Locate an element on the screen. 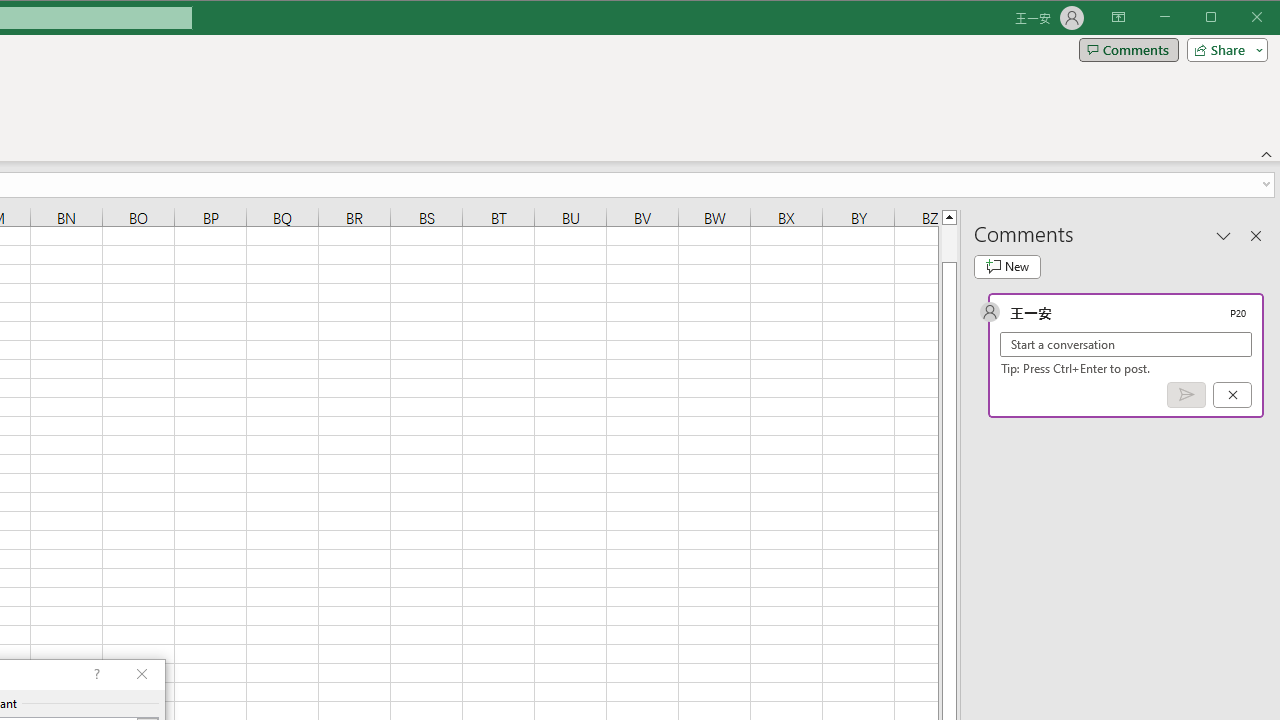  'Collapse the Ribbon' is located at coordinates (1266, 153).